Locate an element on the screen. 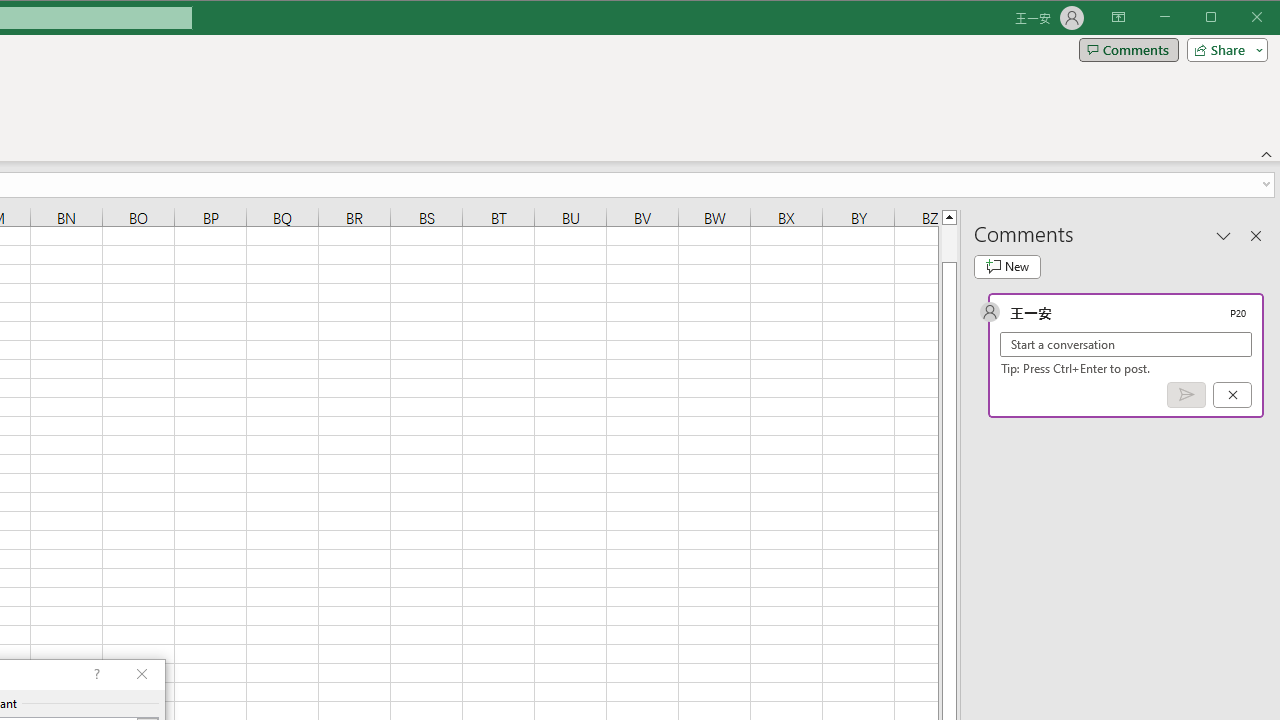  'Collapse the Ribbon' is located at coordinates (1266, 153).